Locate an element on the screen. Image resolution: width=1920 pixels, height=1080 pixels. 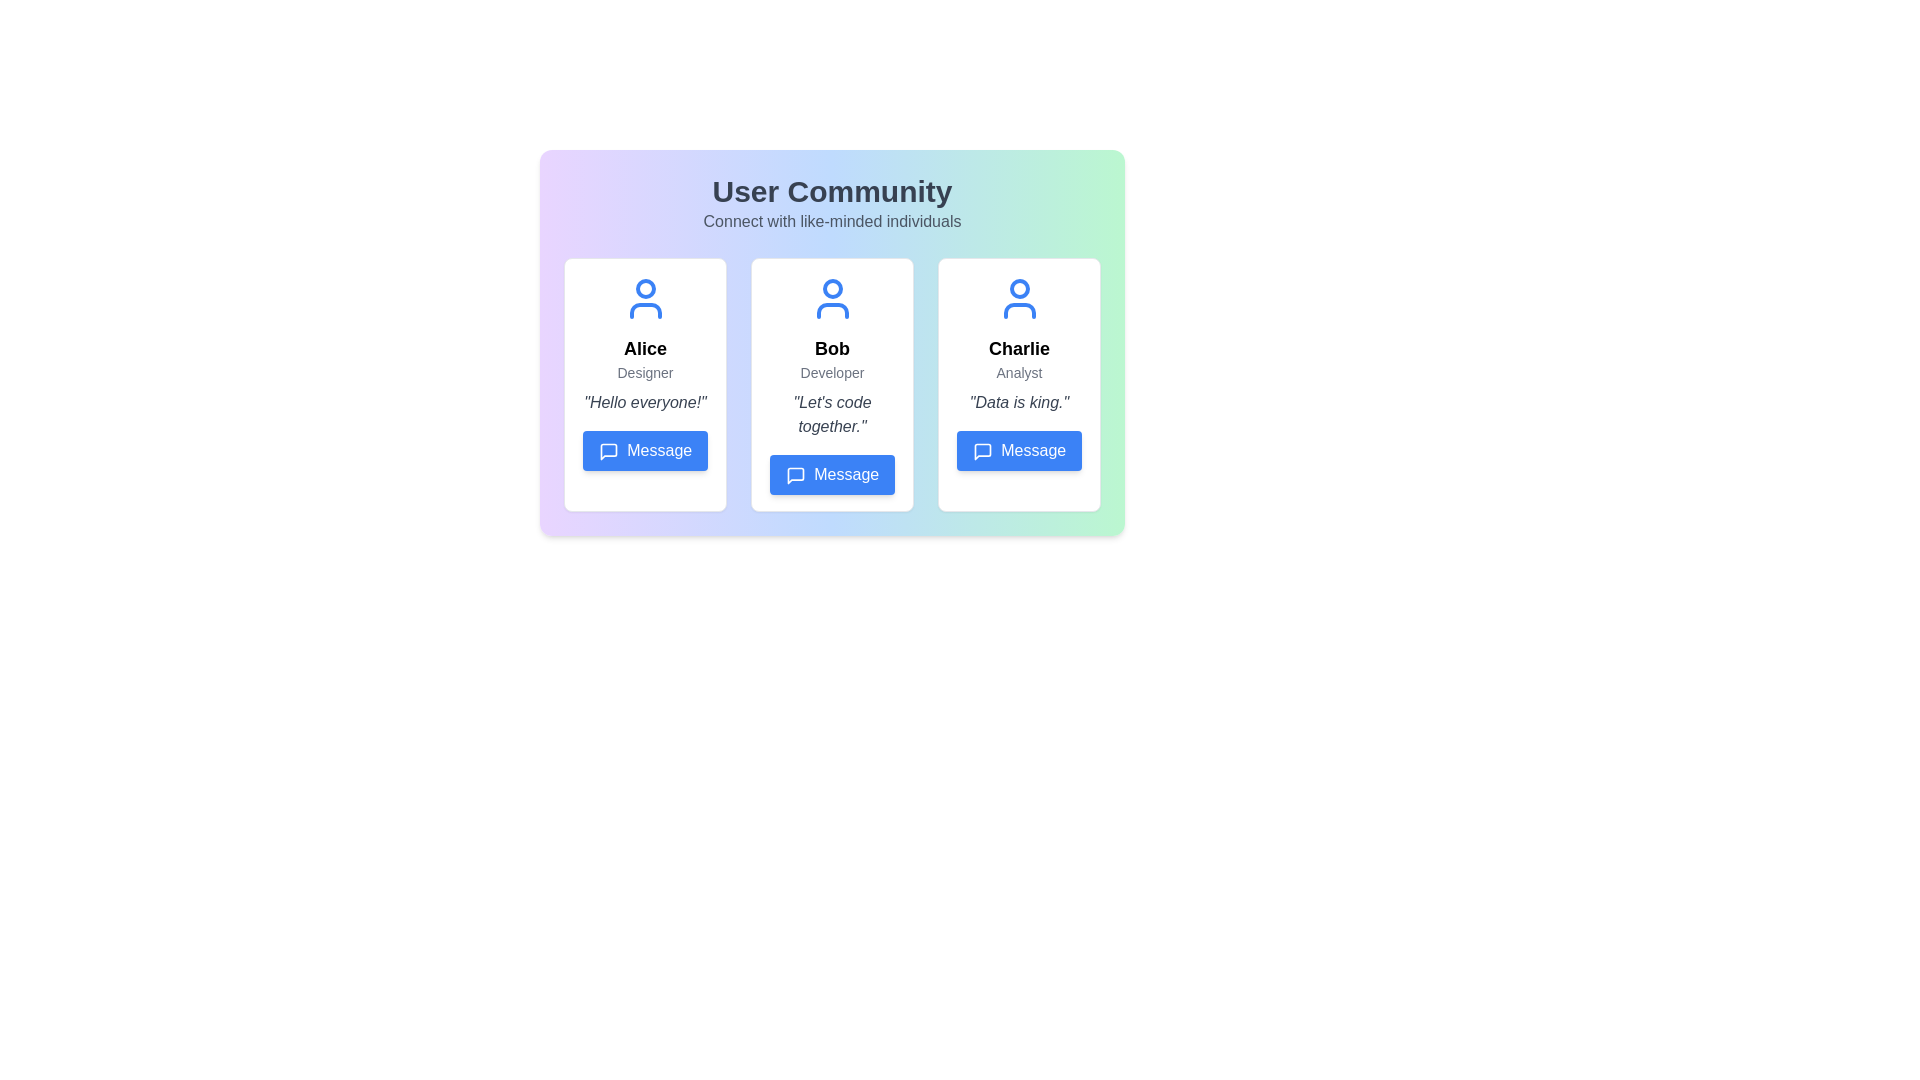
the SVG Icon representing the user 'Bob', which serves as the visual header for the content block is located at coordinates (832, 299).